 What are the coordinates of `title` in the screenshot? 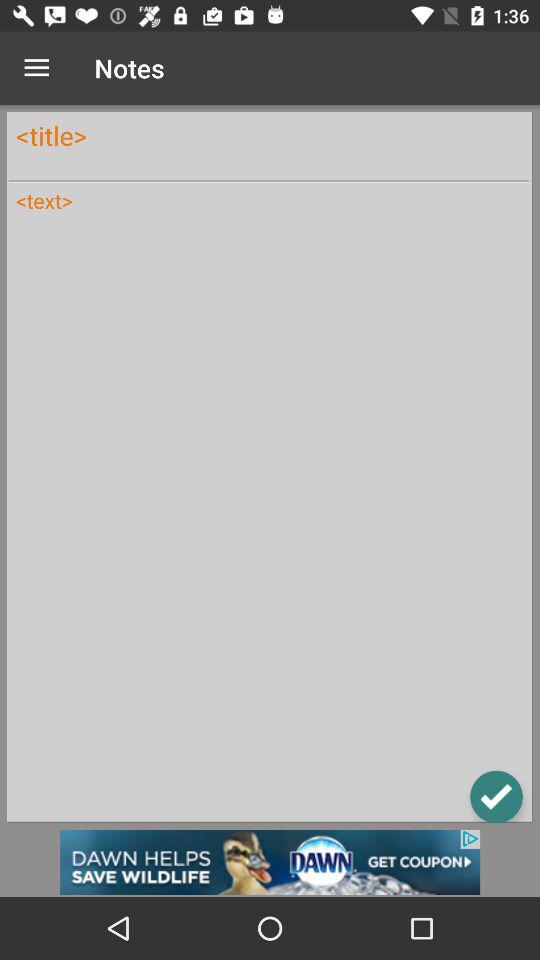 It's located at (269, 134).